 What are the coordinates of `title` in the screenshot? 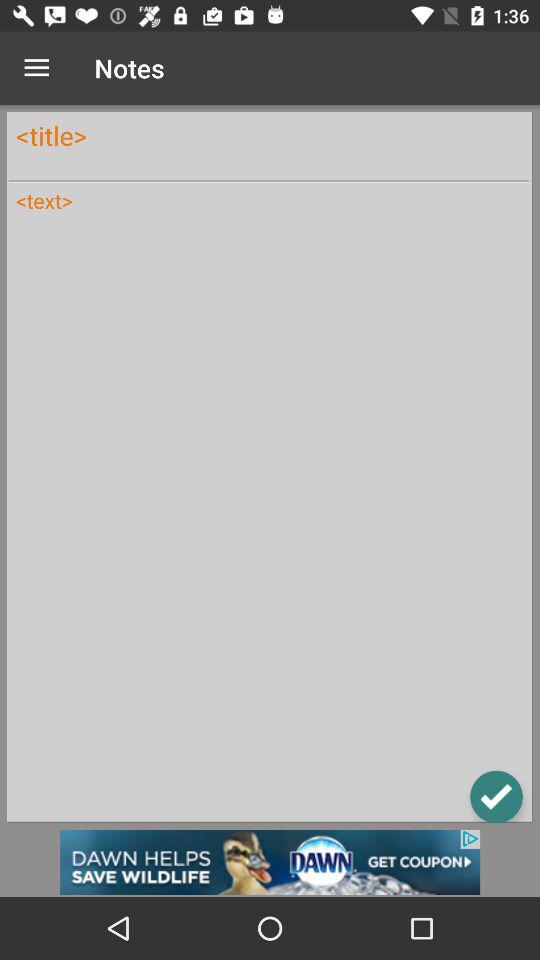 It's located at (269, 134).